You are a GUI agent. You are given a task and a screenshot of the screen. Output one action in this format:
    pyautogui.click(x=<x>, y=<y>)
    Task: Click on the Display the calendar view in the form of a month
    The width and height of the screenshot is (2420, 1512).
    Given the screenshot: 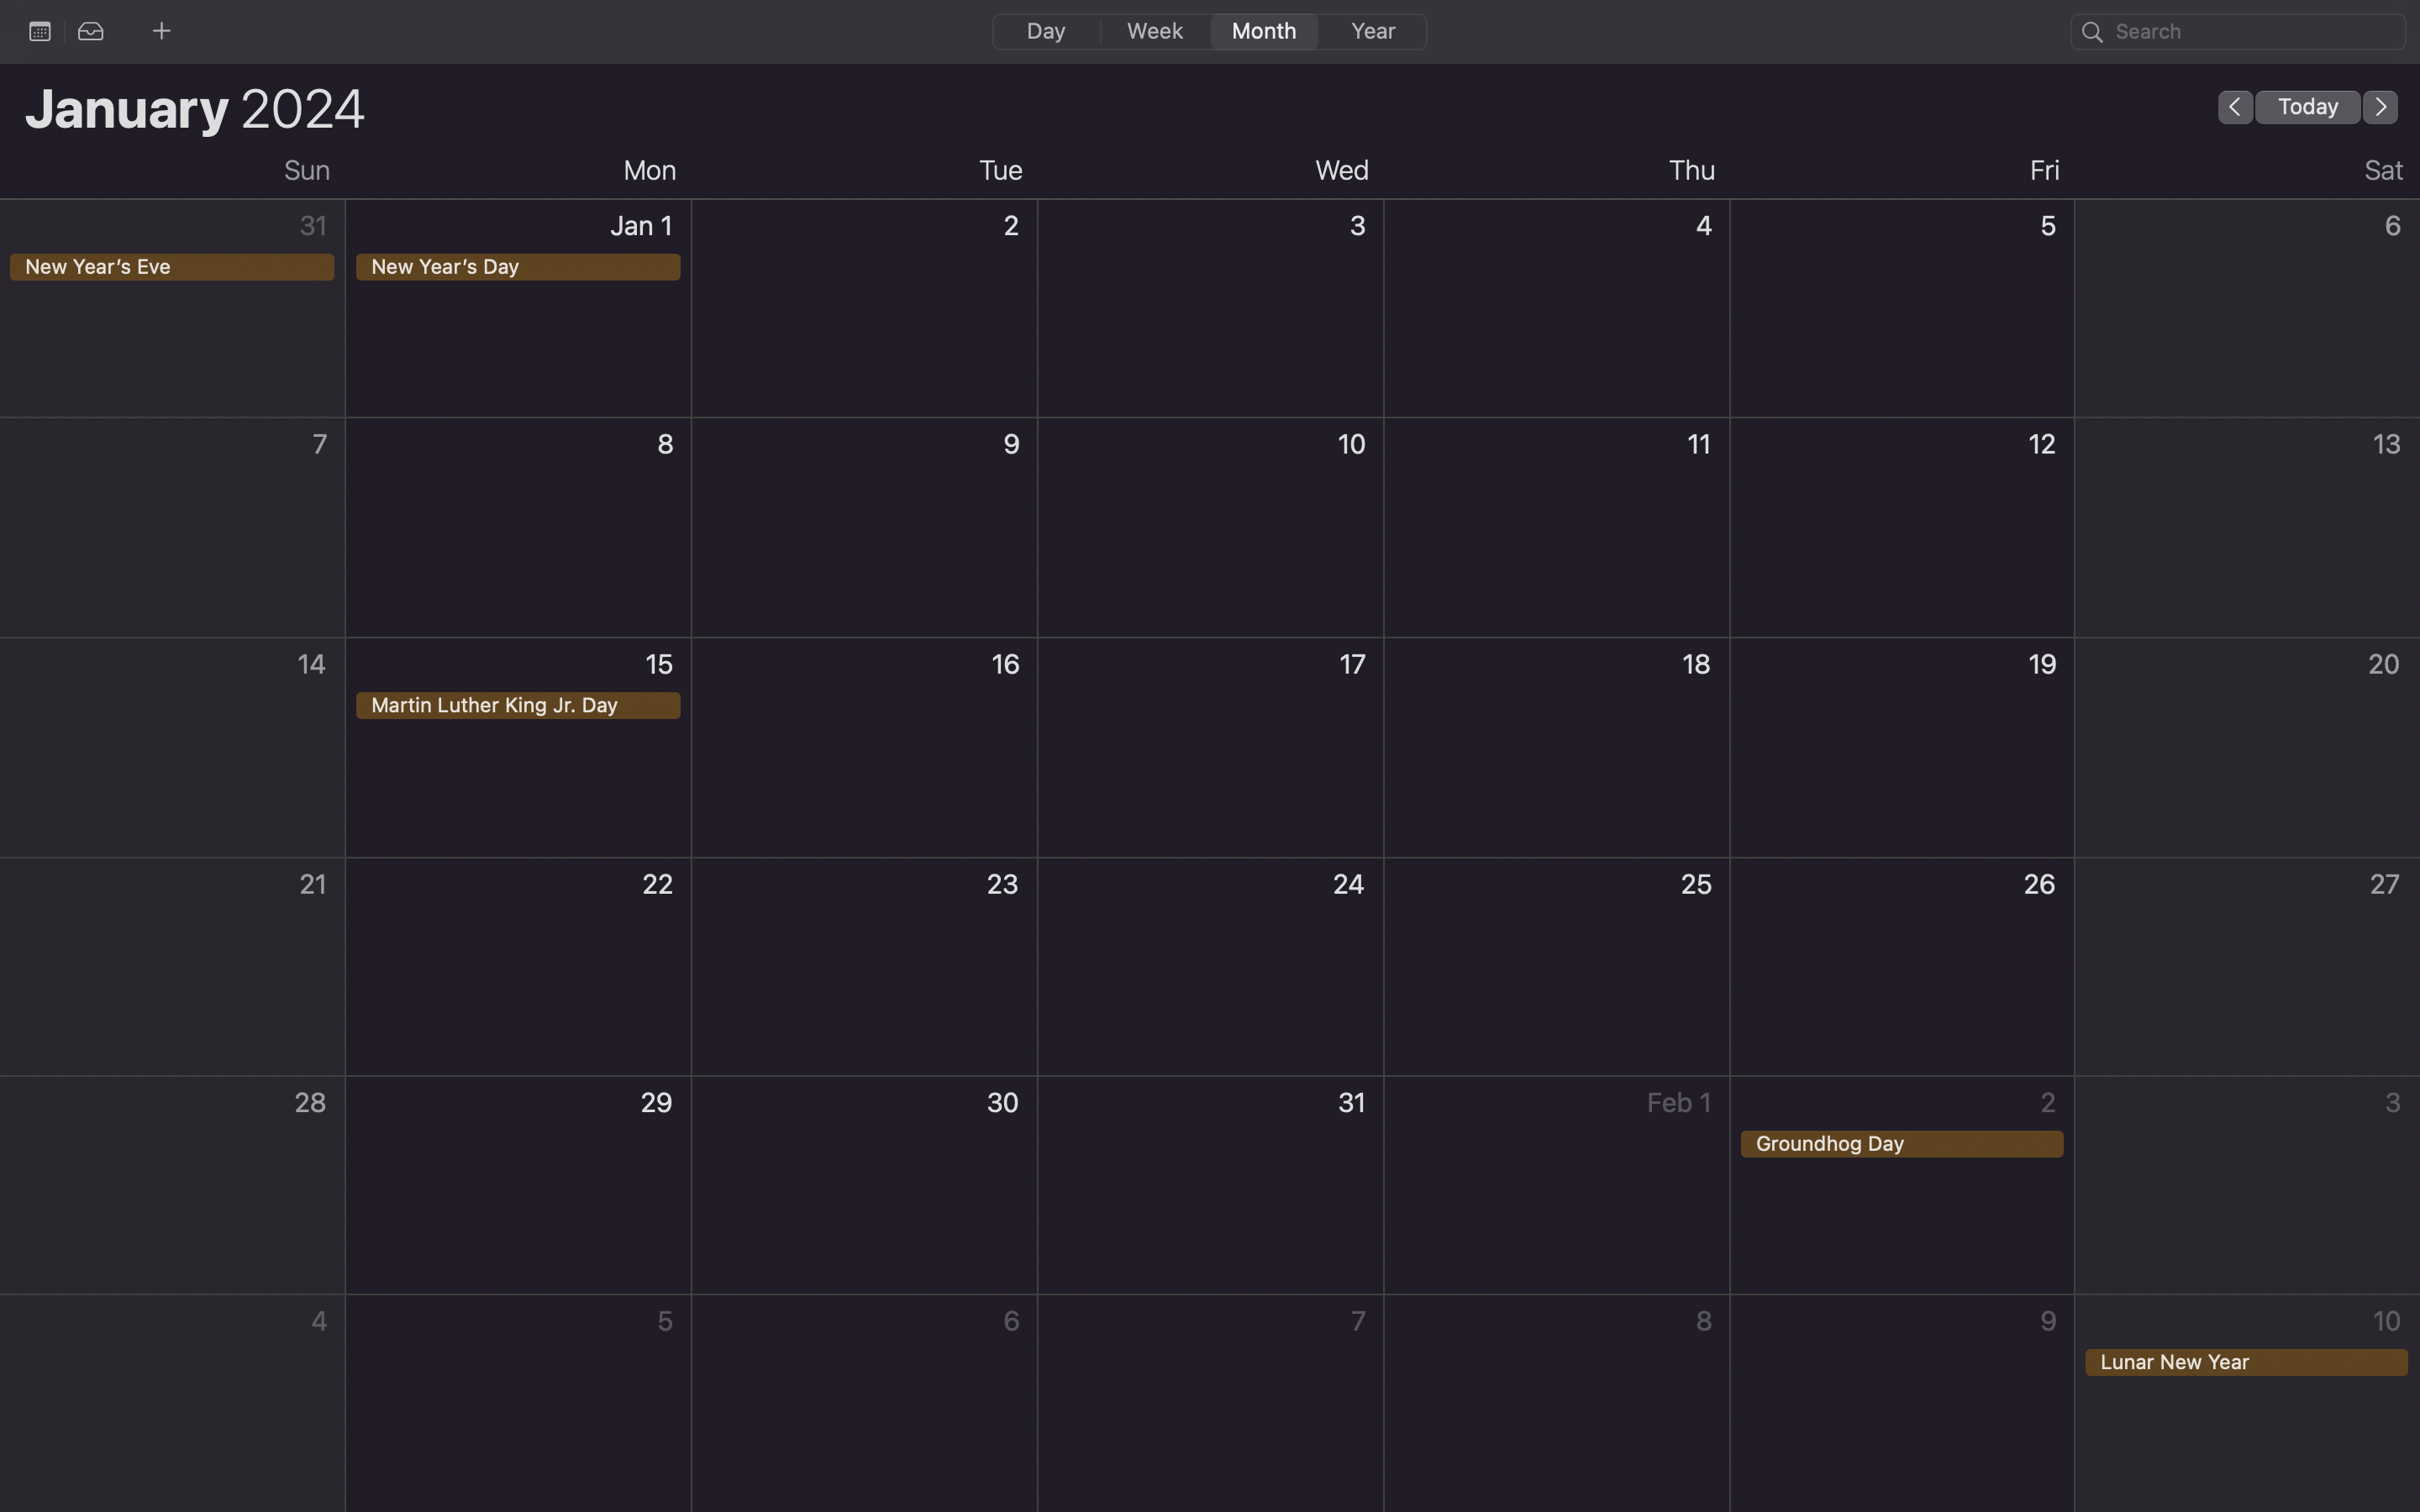 What is the action you would take?
    pyautogui.click(x=1260, y=30)
    